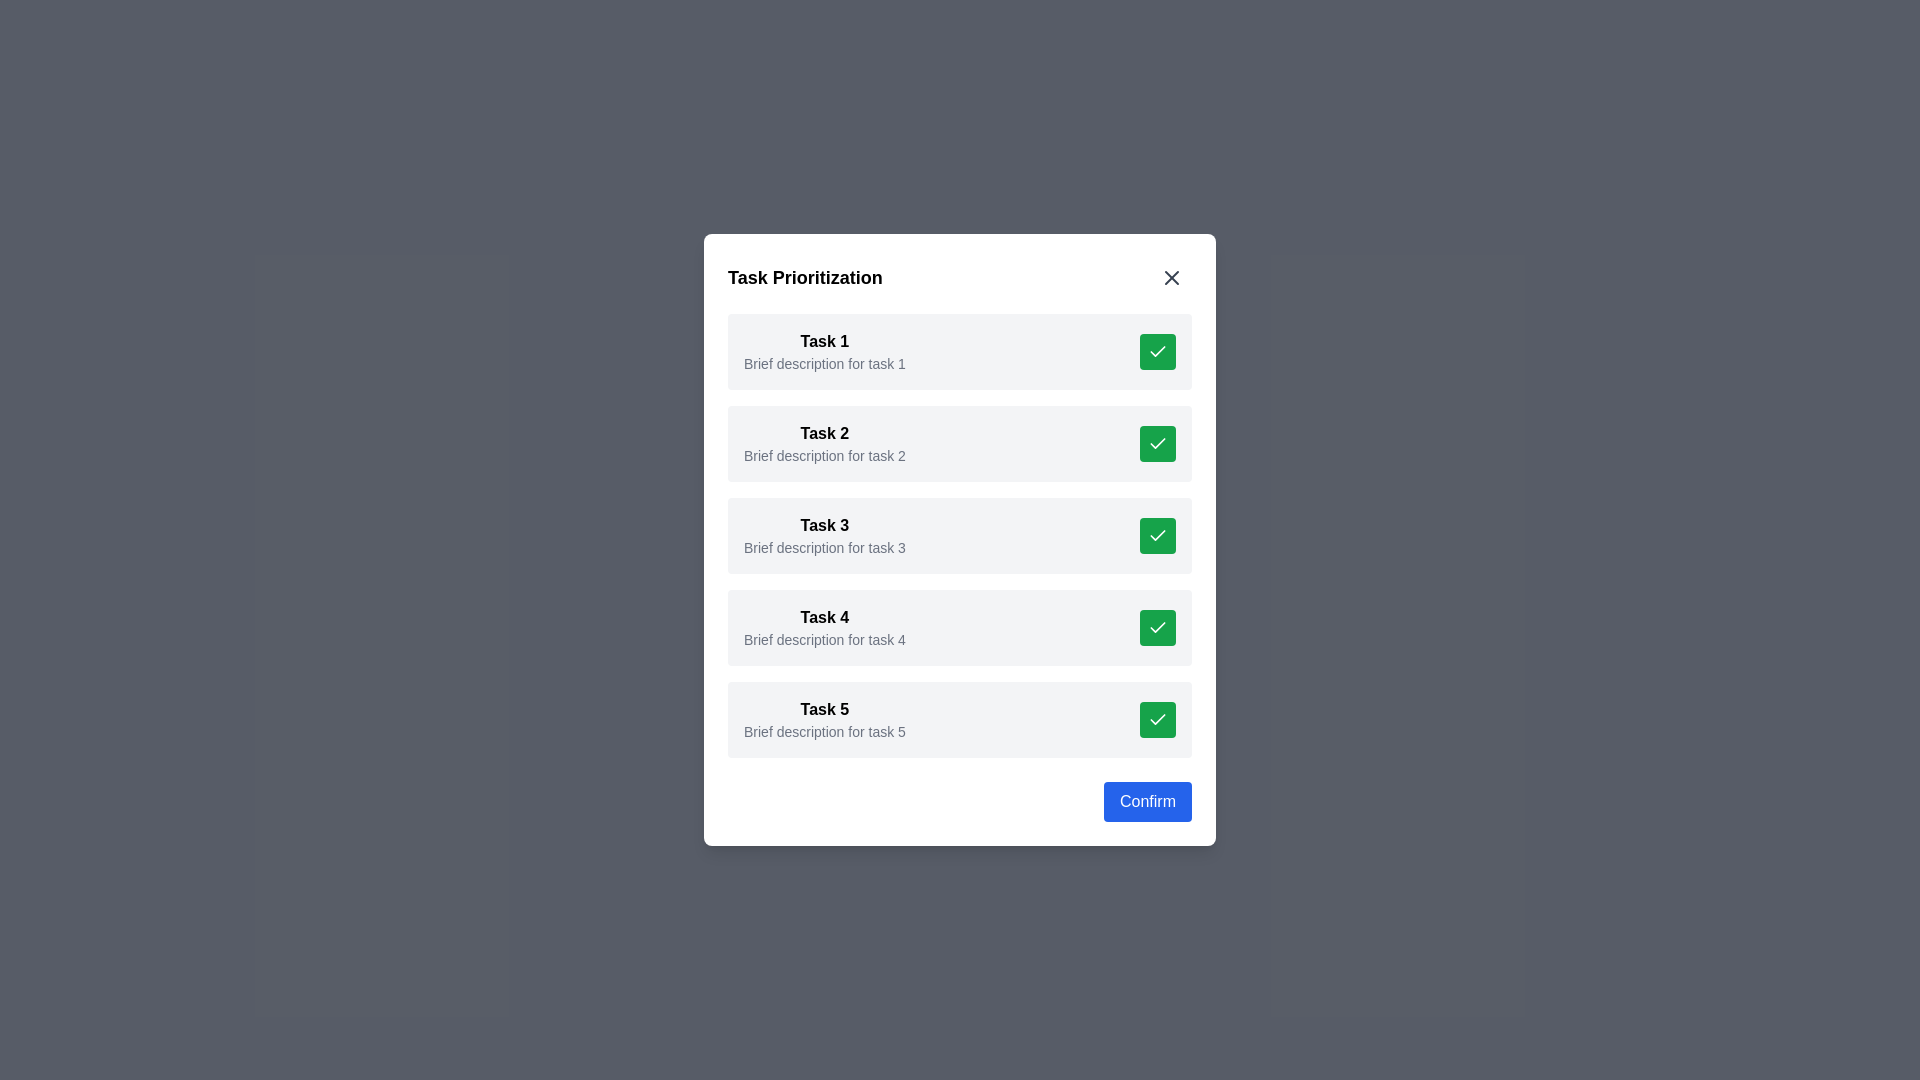  What do you see at coordinates (1157, 535) in the screenshot?
I see `the checkmark icon indicating the completion of 'Task 3'` at bounding box center [1157, 535].